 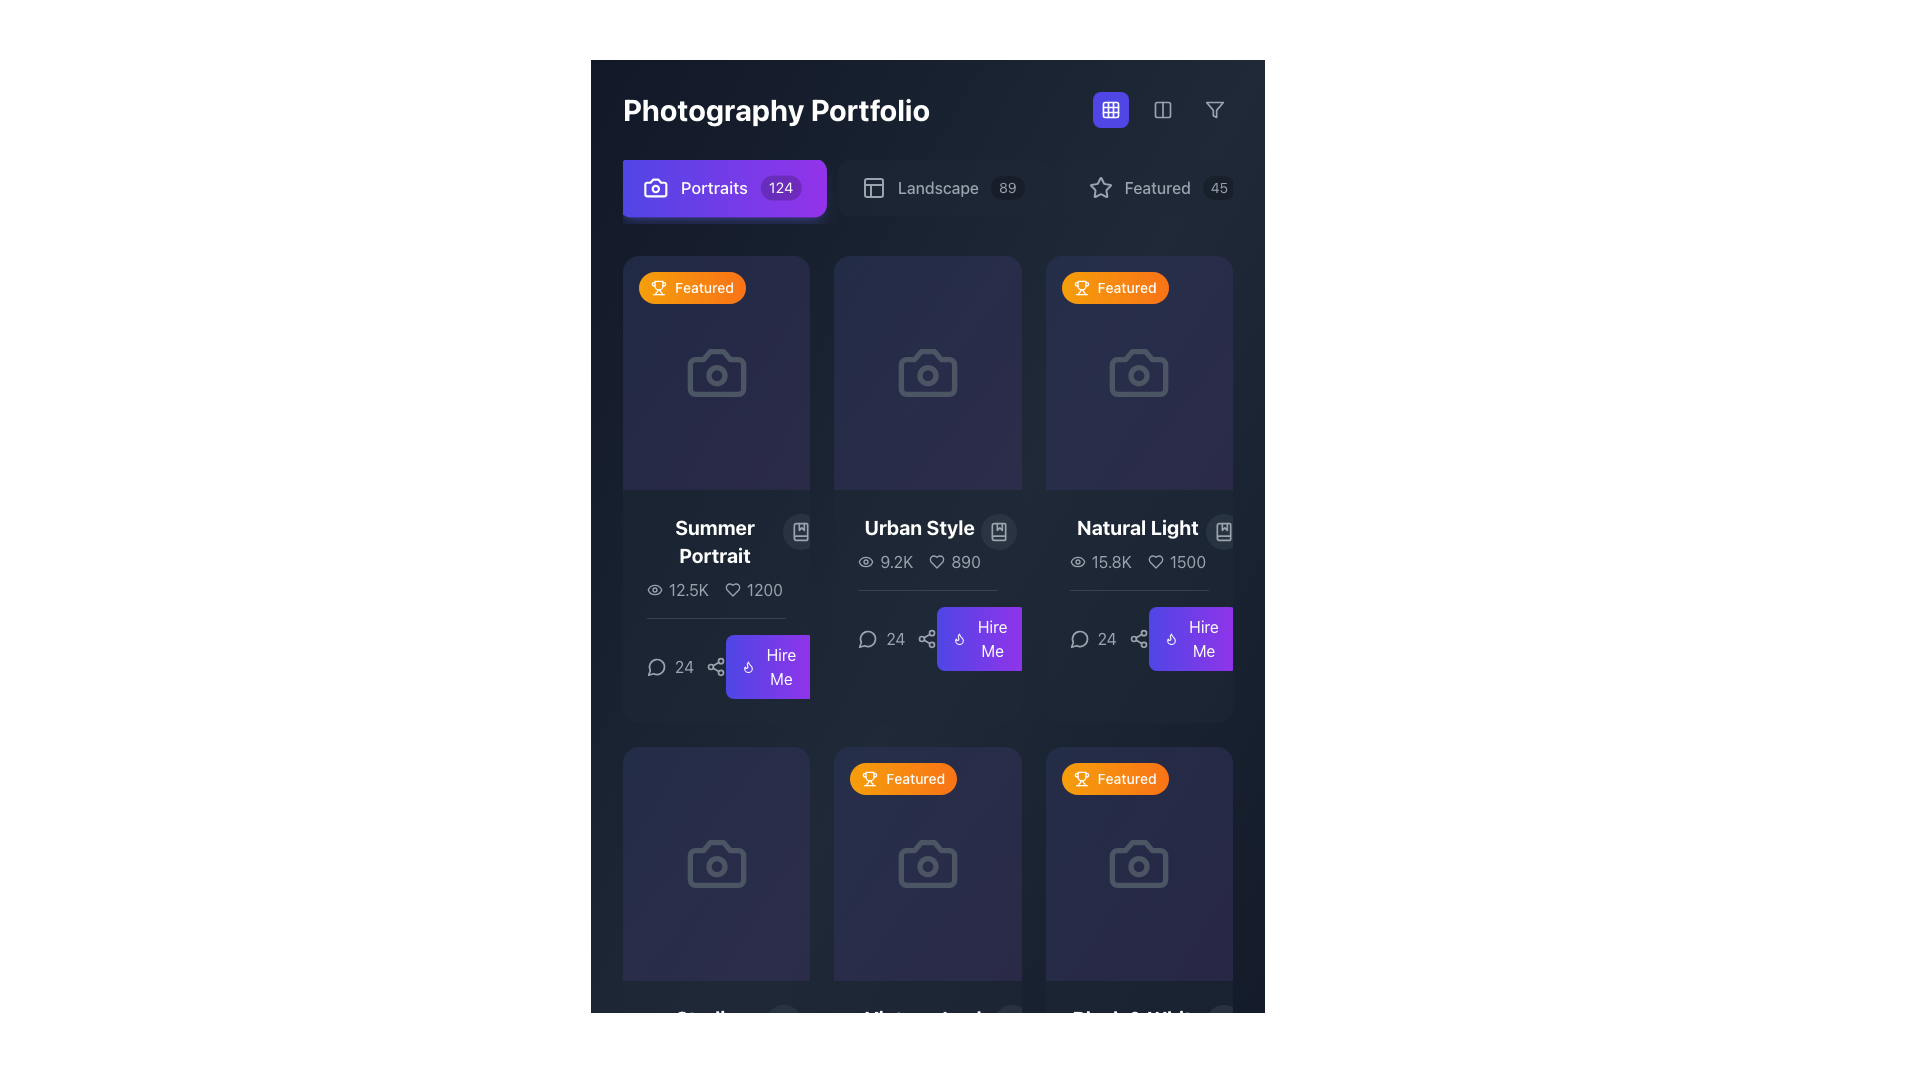 I want to click on the comment/message icon, which is a circular speech bubble located in the bottom-left corner of the 'Summer Portrait' card, so click(x=656, y=667).